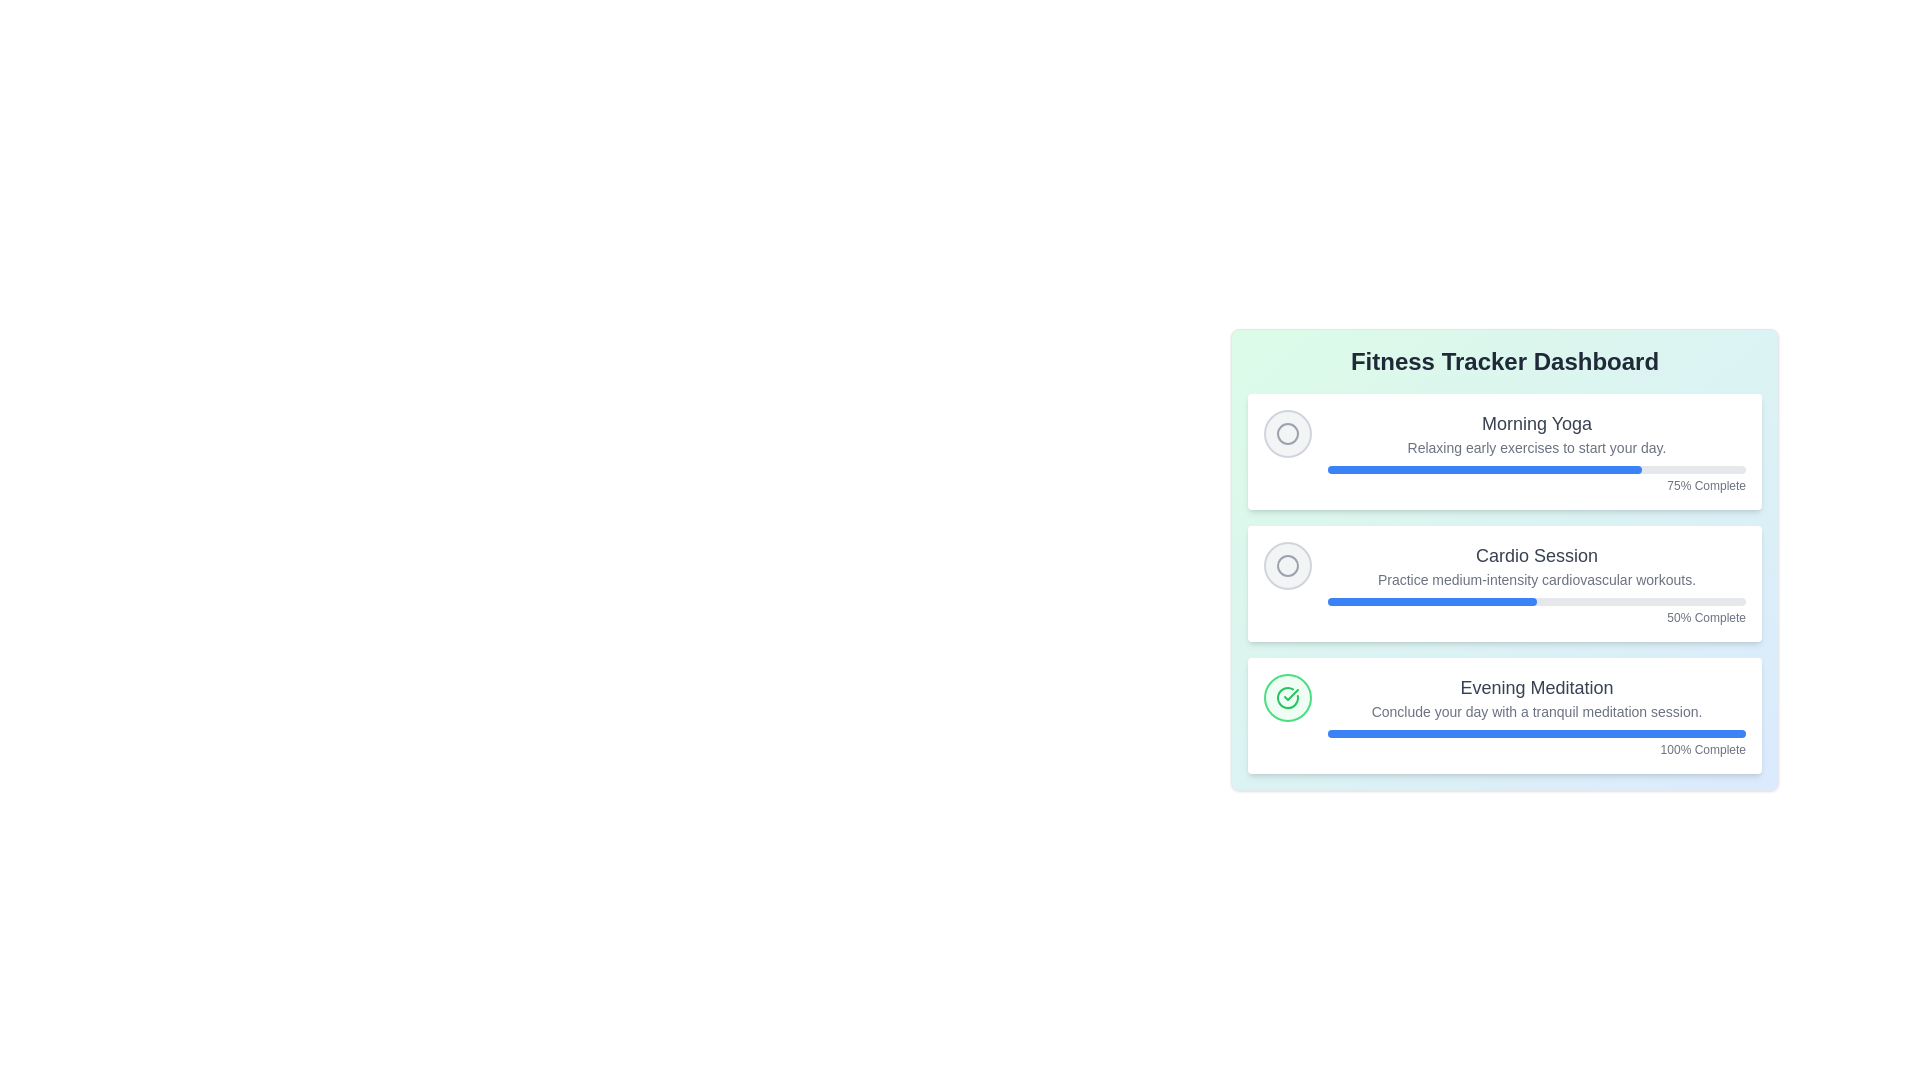 The image size is (1920, 1080). What do you see at coordinates (1535, 600) in the screenshot?
I see `the horizontal progress bar, which is styled with a light gray rounded background and a blue progression segment, located beneath the 'Practice medium-intensity cardiovascular workouts.' text and above '50% Complete' in the 'Cardio Session' section` at bounding box center [1535, 600].